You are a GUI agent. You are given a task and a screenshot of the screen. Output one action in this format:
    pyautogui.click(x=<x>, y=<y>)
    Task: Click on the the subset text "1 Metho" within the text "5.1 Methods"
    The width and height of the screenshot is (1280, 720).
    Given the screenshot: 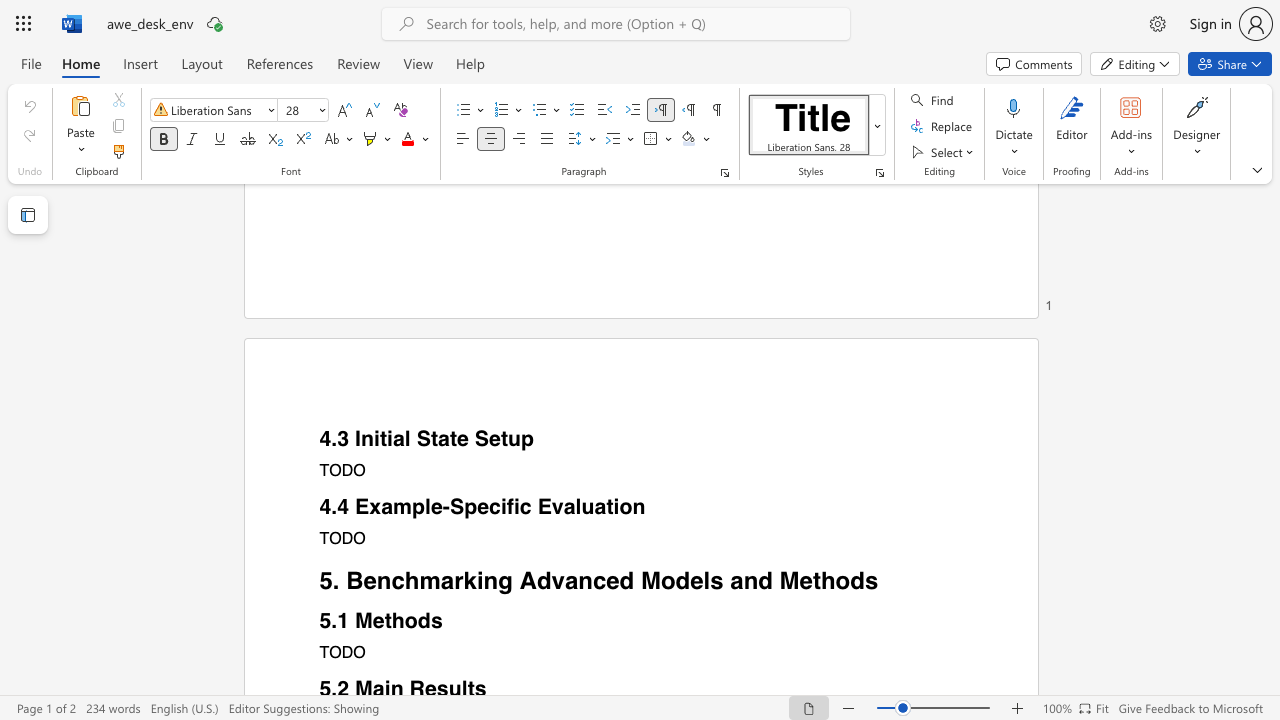 What is the action you would take?
    pyautogui.click(x=337, y=620)
    